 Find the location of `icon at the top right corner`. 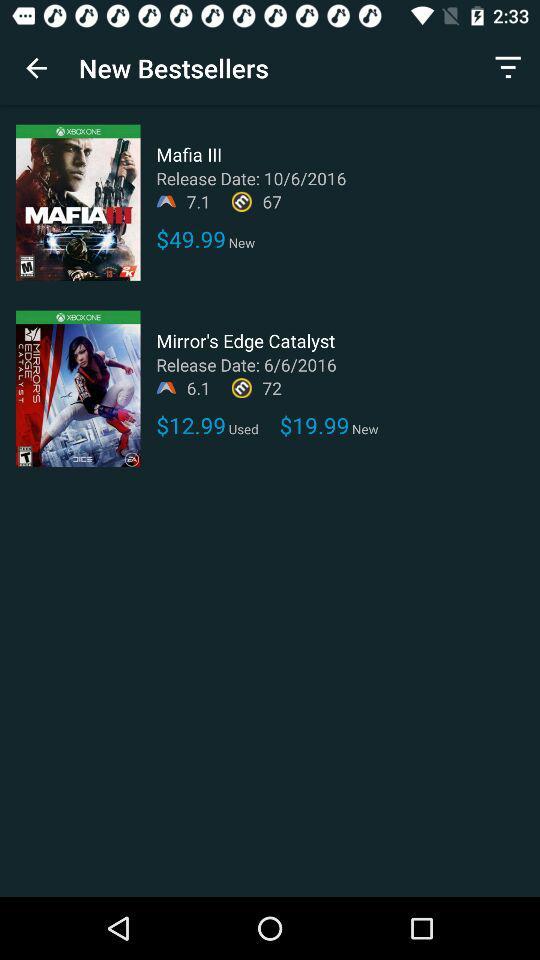

icon at the top right corner is located at coordinates (508, 68).